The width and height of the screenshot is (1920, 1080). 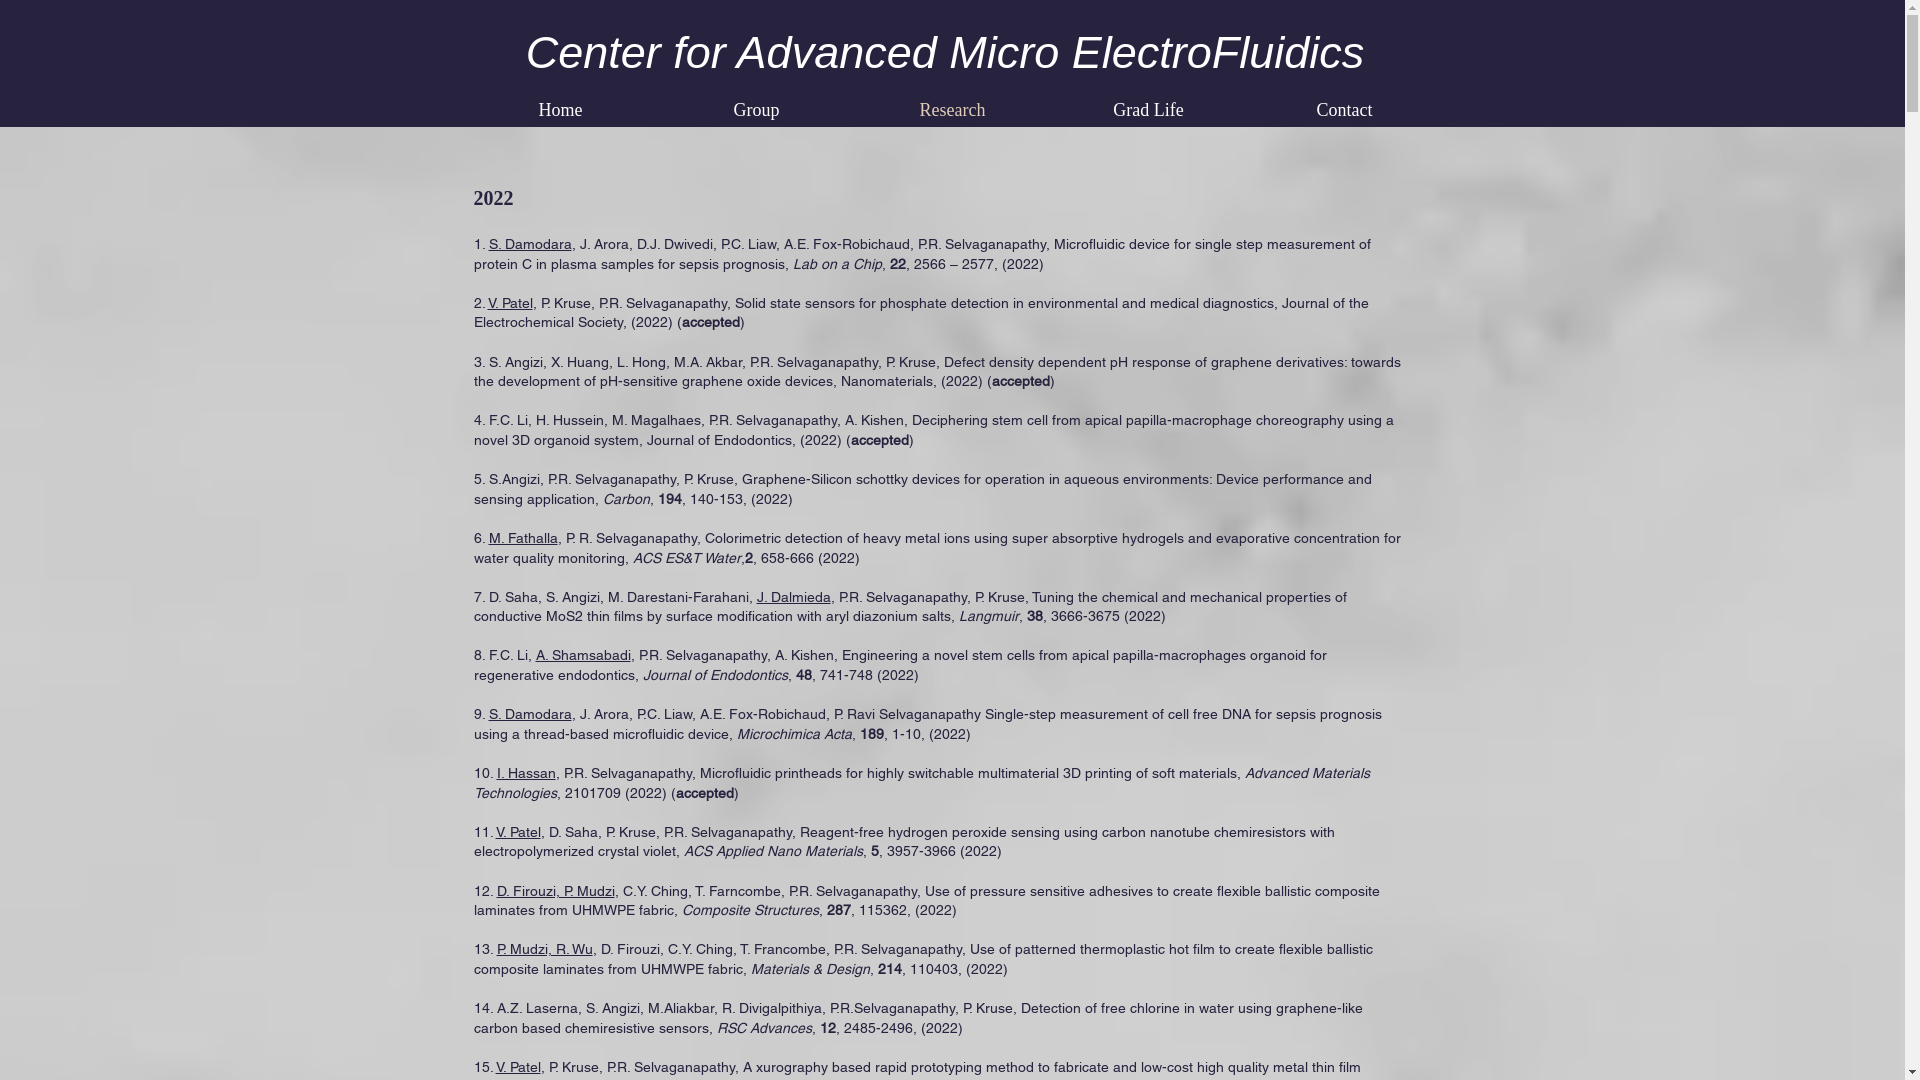 I want to click on 'Contact', so click(x=1344, y=110).